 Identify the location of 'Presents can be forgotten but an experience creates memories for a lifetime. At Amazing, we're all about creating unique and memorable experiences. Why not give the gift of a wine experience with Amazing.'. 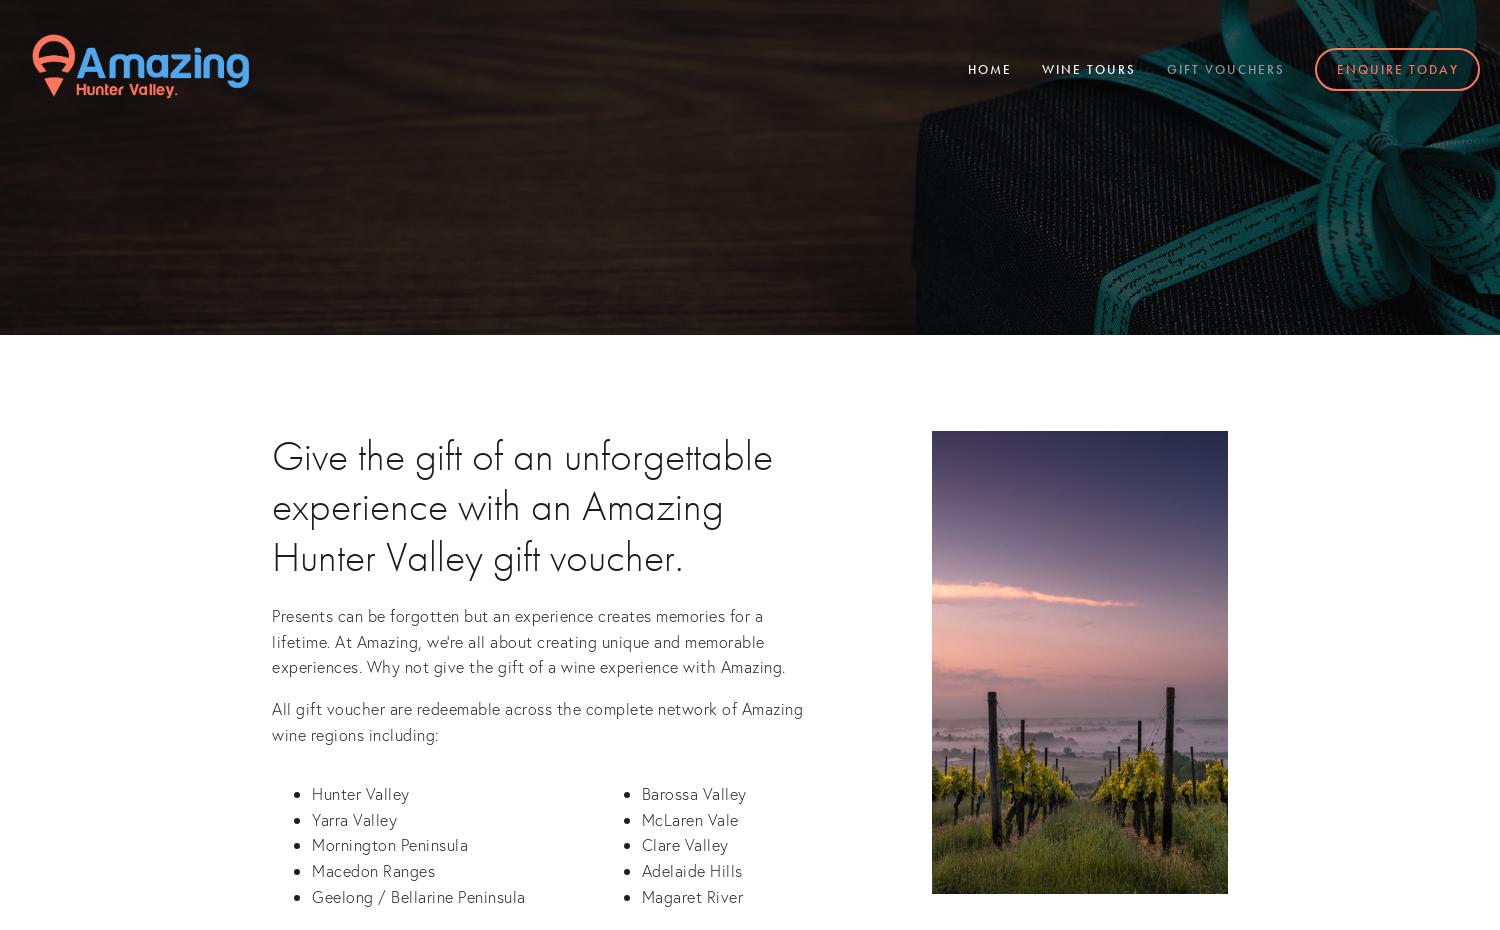
(528, 639).